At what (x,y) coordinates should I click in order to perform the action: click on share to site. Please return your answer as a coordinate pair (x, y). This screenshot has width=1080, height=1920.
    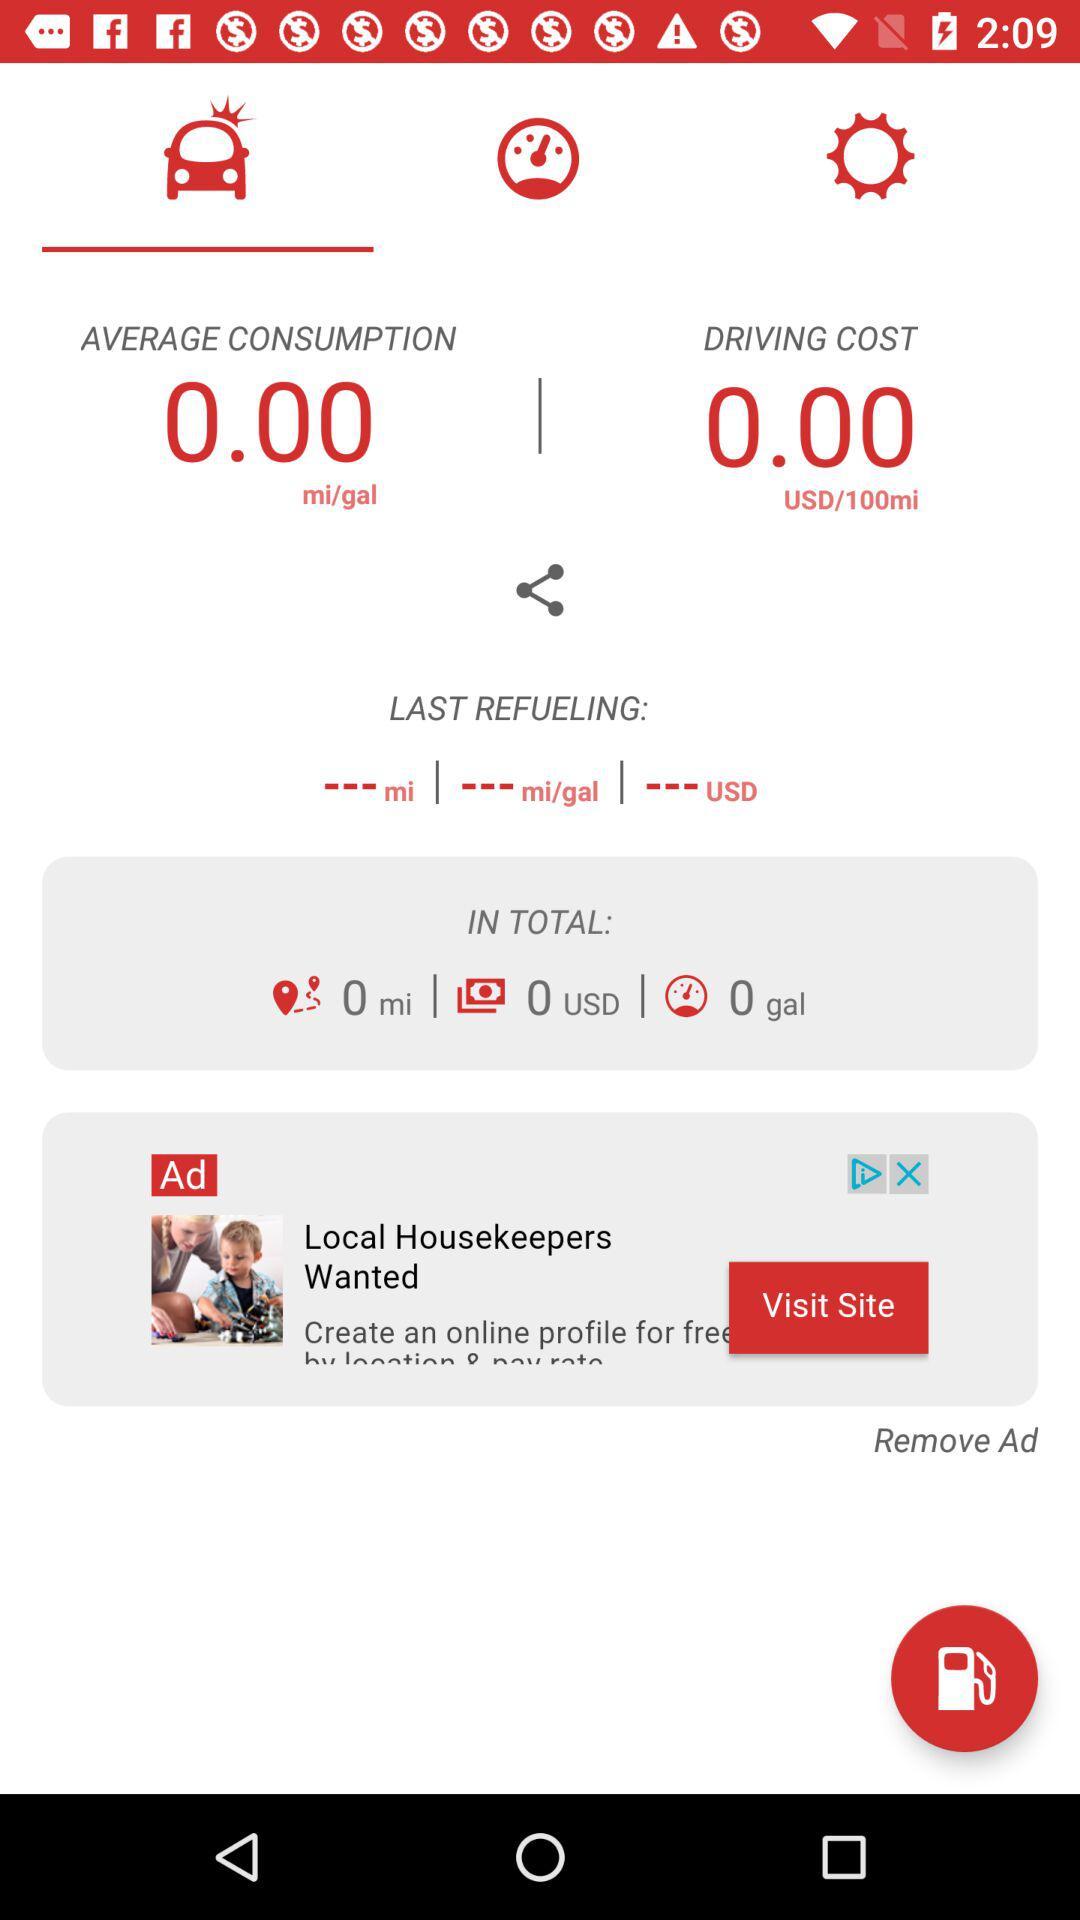
    Looking at the image, I should click on (540, 589).